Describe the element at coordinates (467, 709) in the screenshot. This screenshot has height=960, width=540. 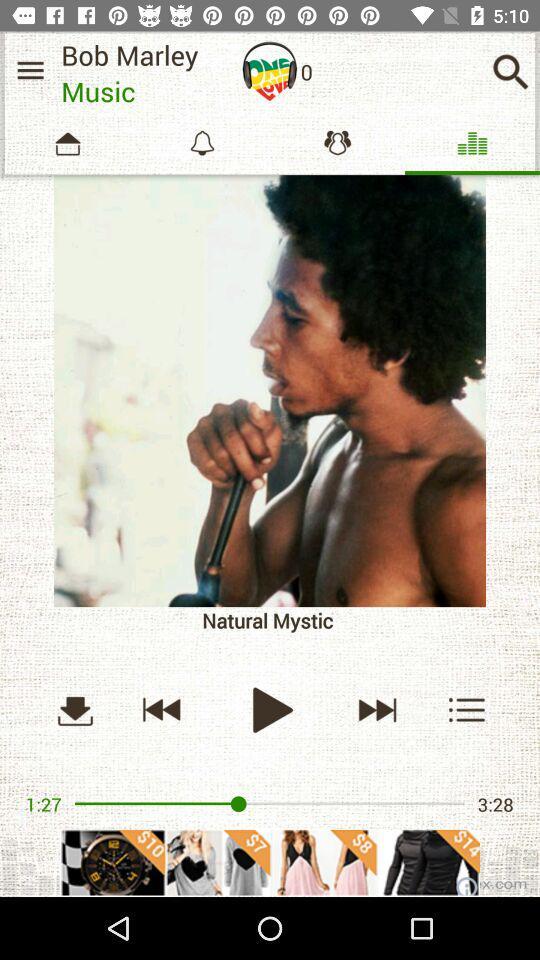
I see `options` at that location.